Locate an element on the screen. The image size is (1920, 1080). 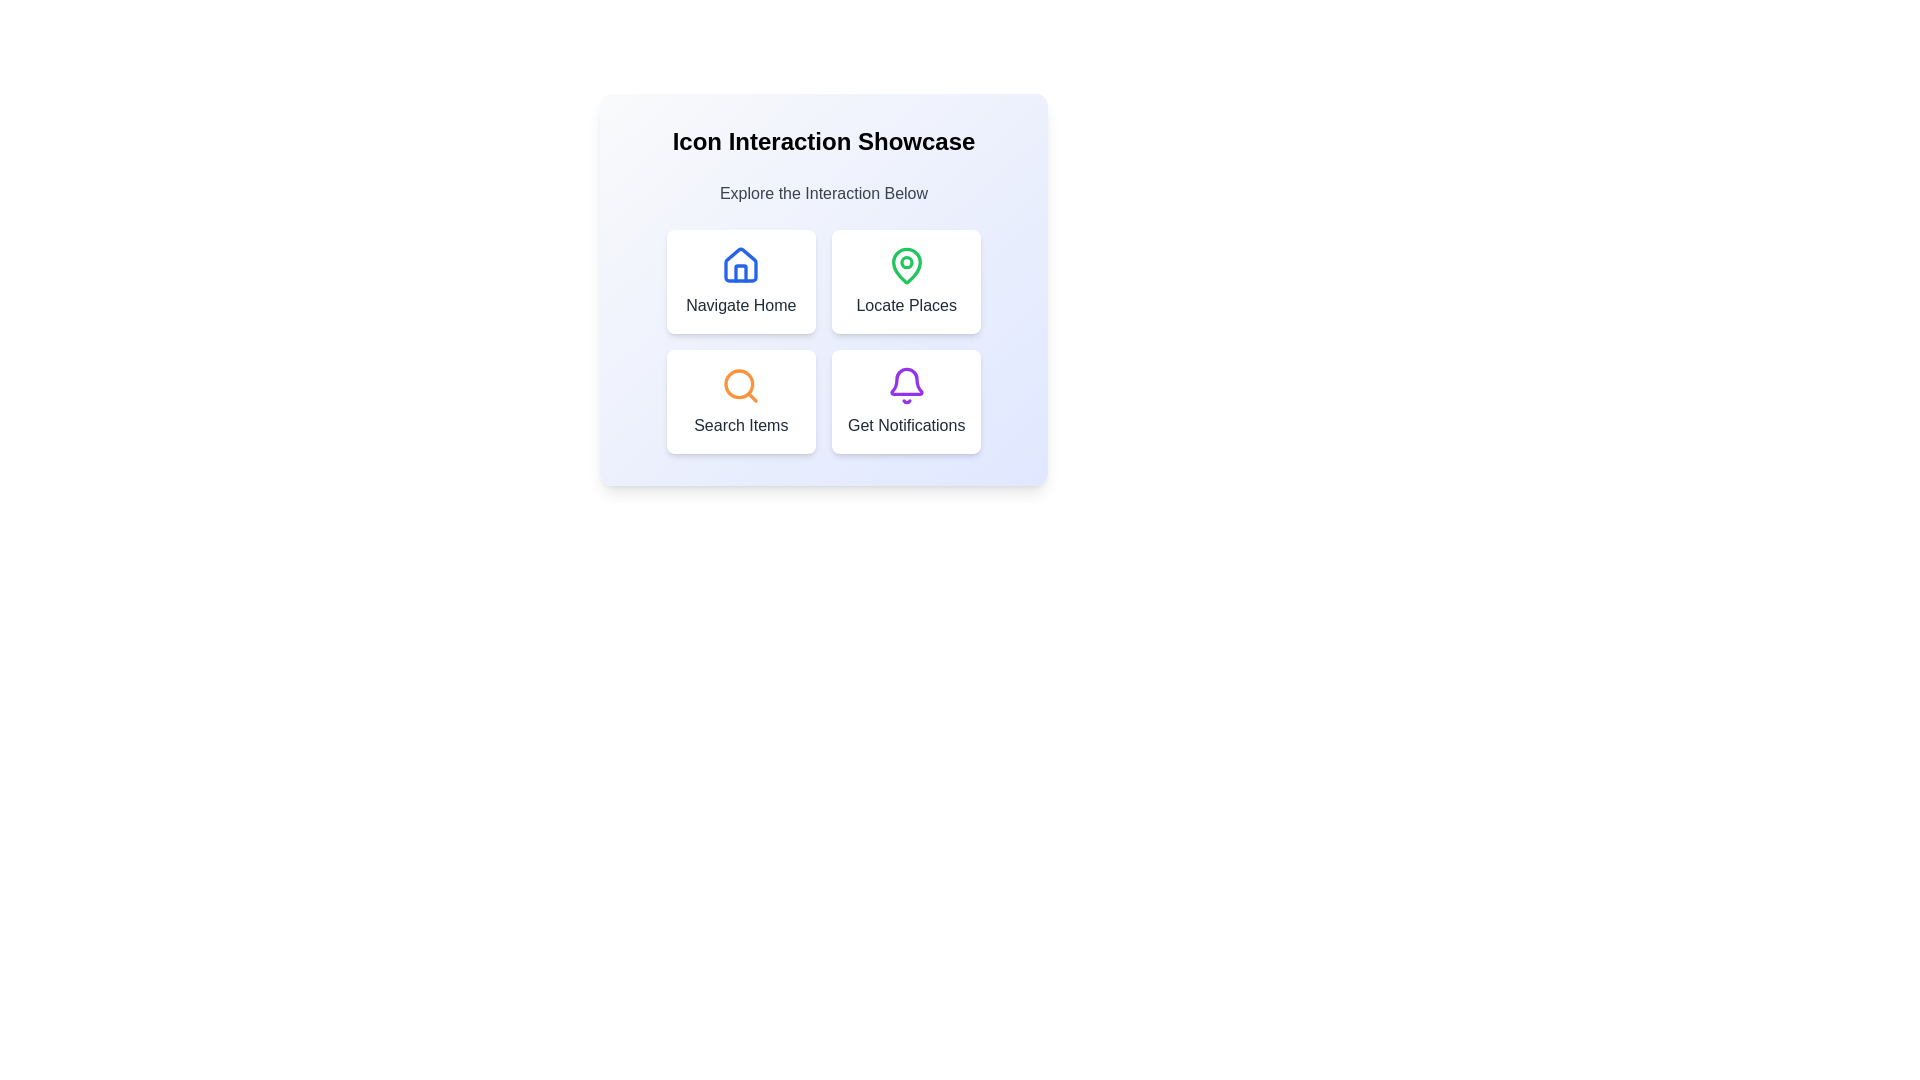
the home button located in the top-left quadrant of the UI is located at coordinates (740, 281).